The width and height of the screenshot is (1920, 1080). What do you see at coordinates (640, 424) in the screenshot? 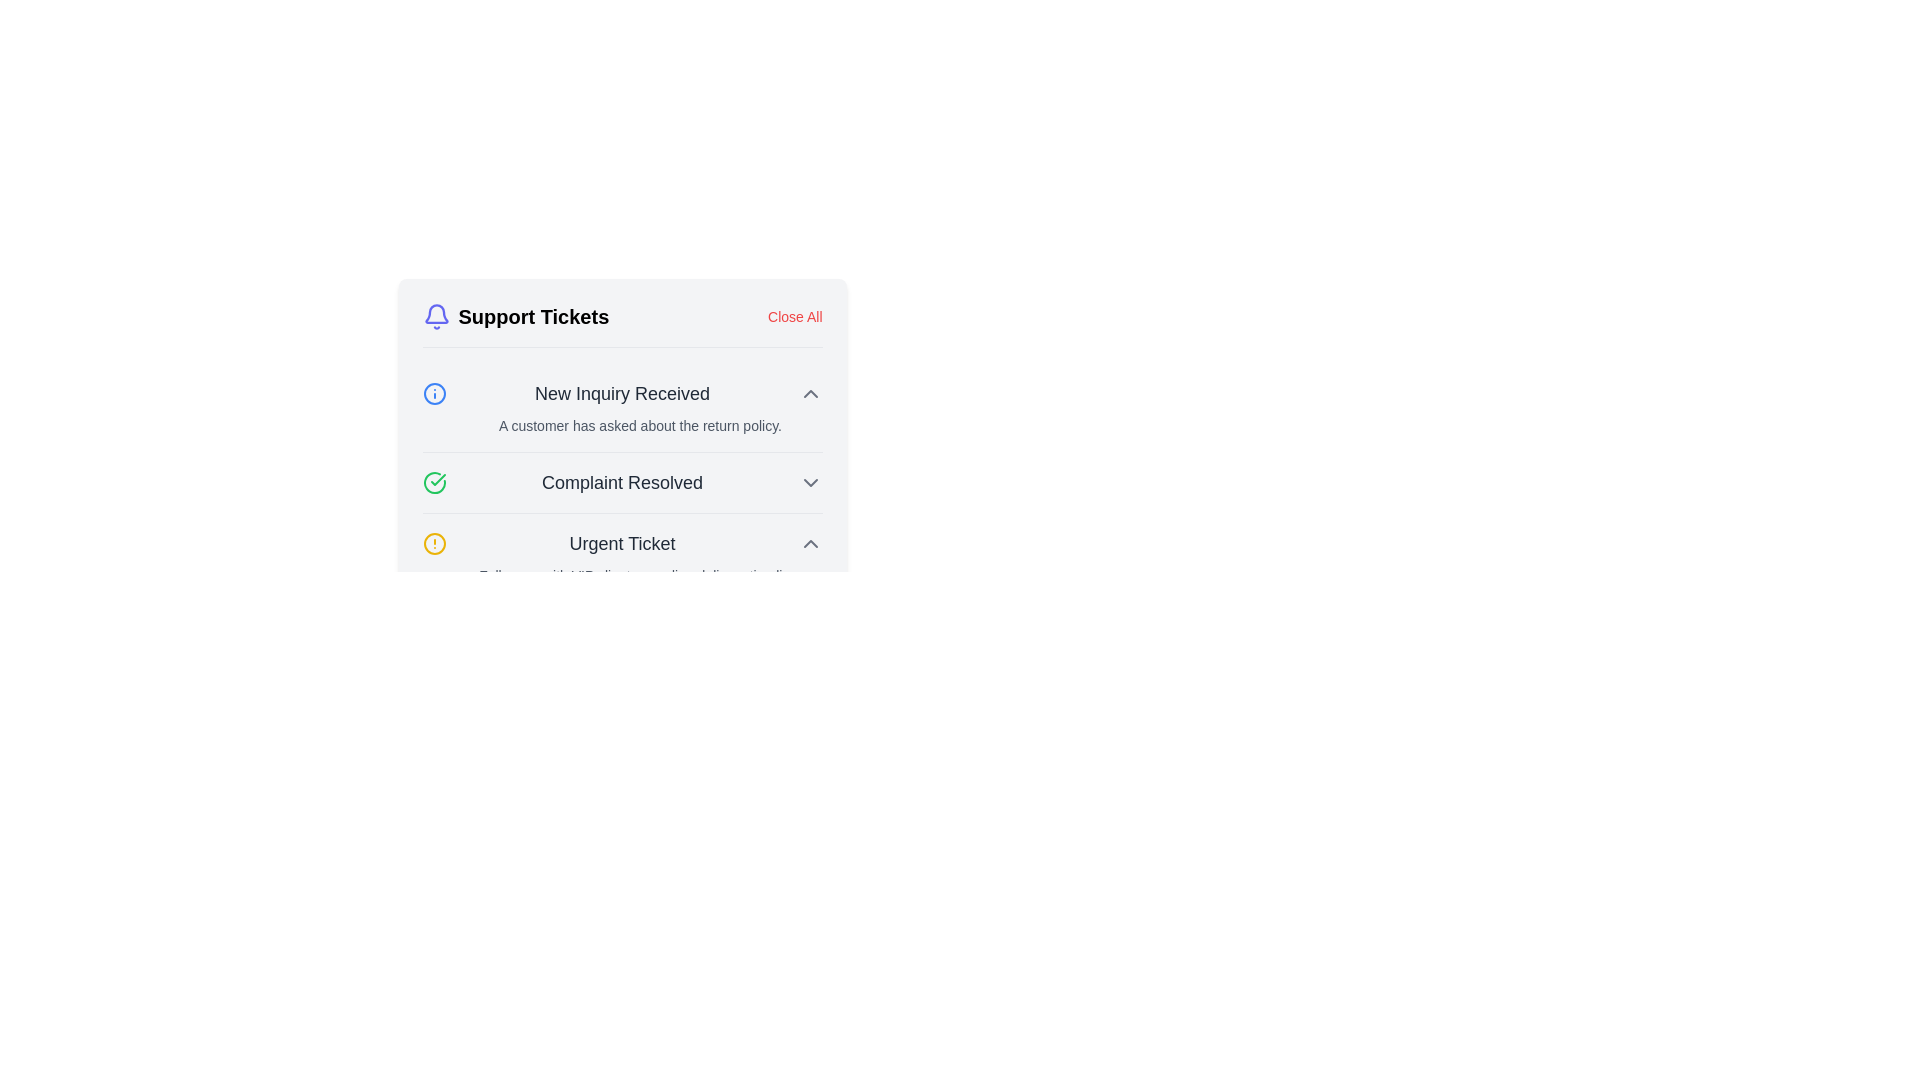
I see `text label that states 'A customer has asked about the return policy.', which is styled in a smaller gray font and is located below the title 'New Inquiry Received' in the notification block` at bounding box center [640, 424].